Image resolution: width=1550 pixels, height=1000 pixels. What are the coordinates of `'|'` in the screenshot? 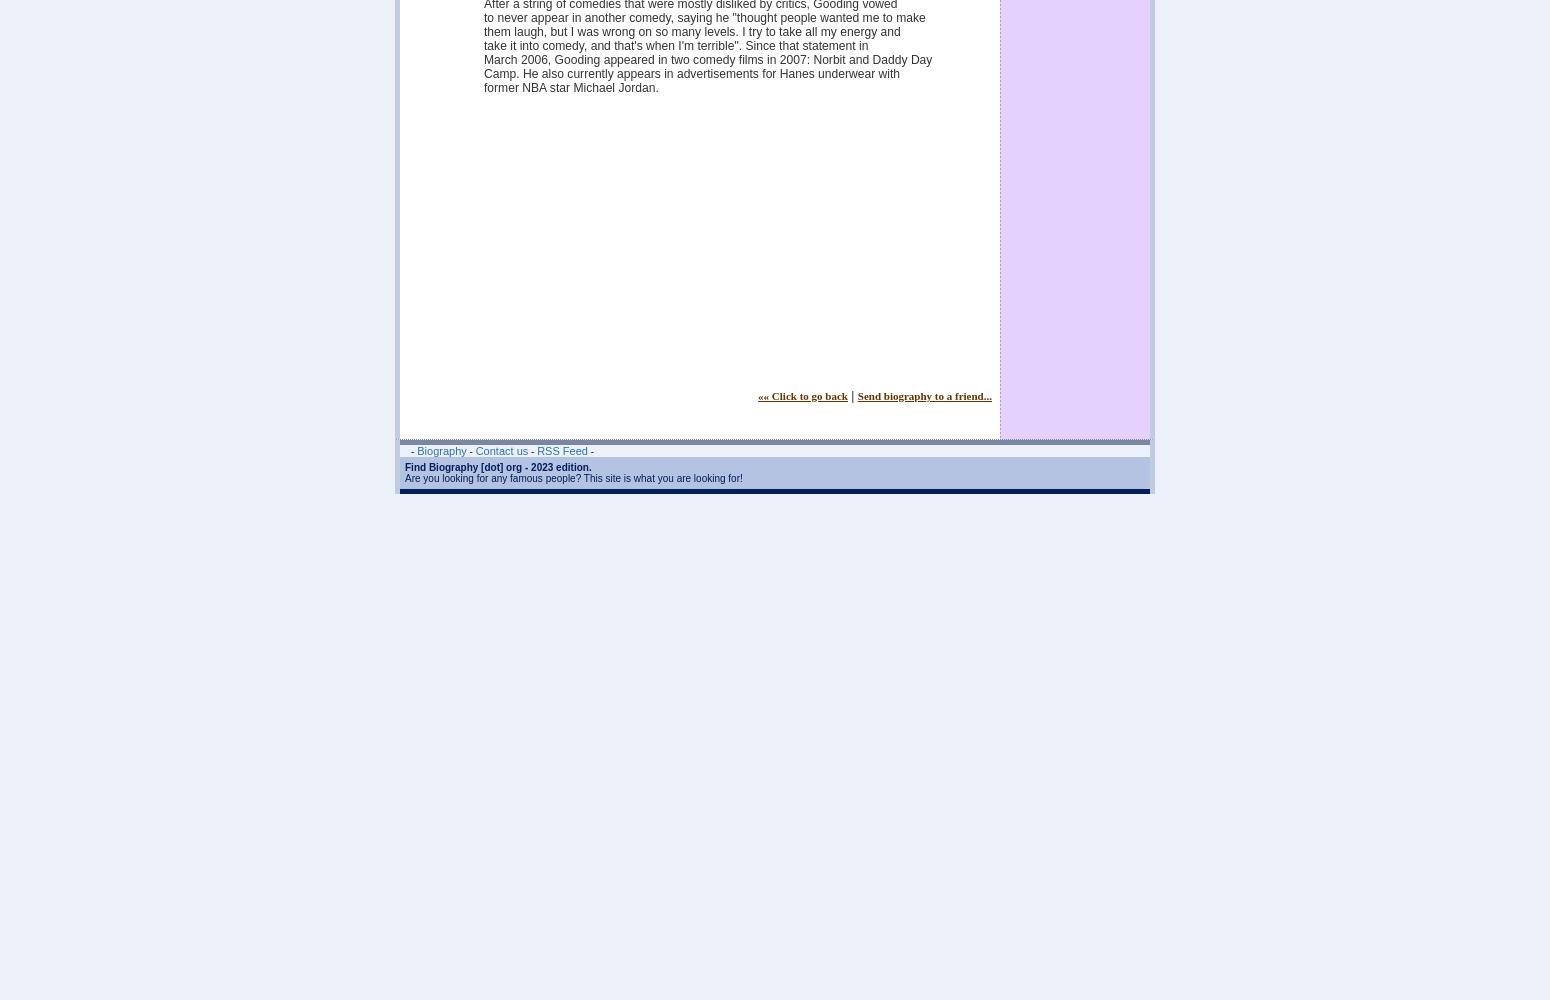 It's located at (851, 396).